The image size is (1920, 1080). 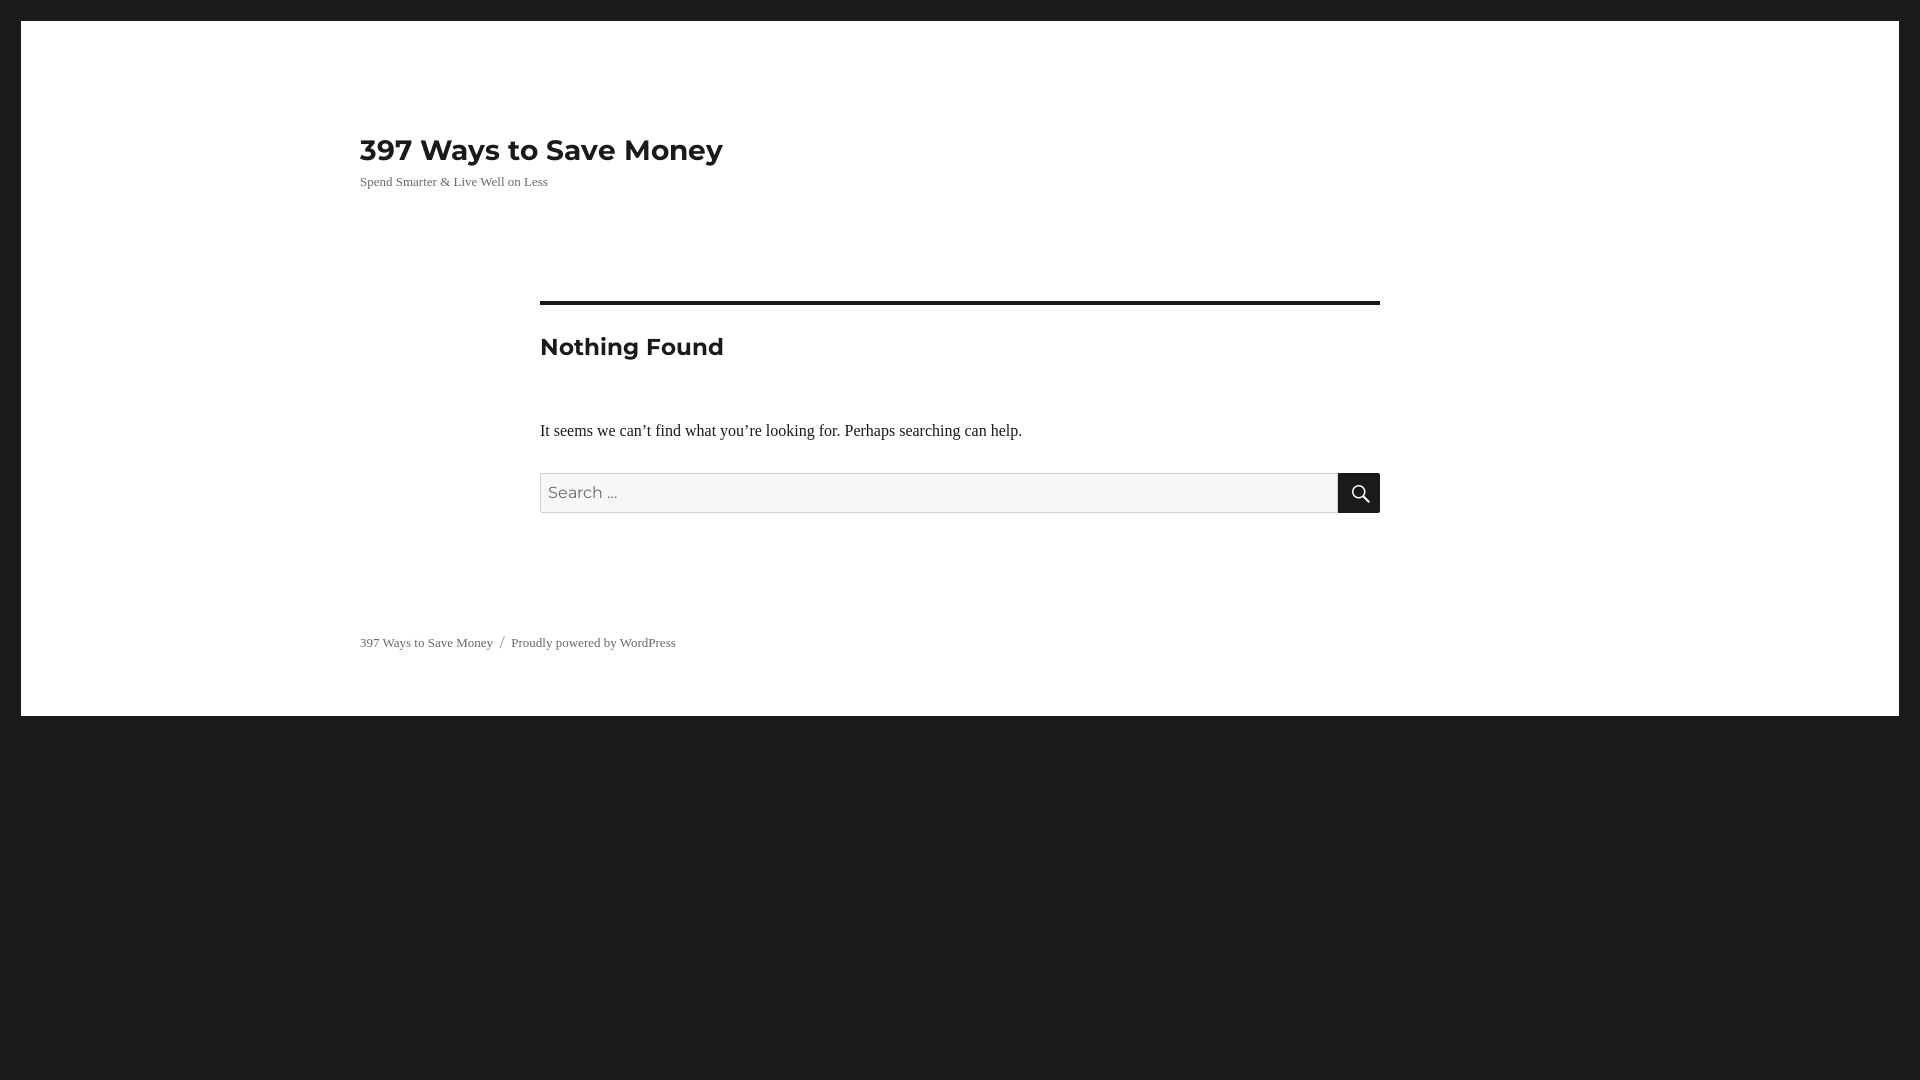 What do you see at coordinates (592, 642) in the screenshot?
I see `'Proudly powered by WordPress'` at bounding box center [592, 642].